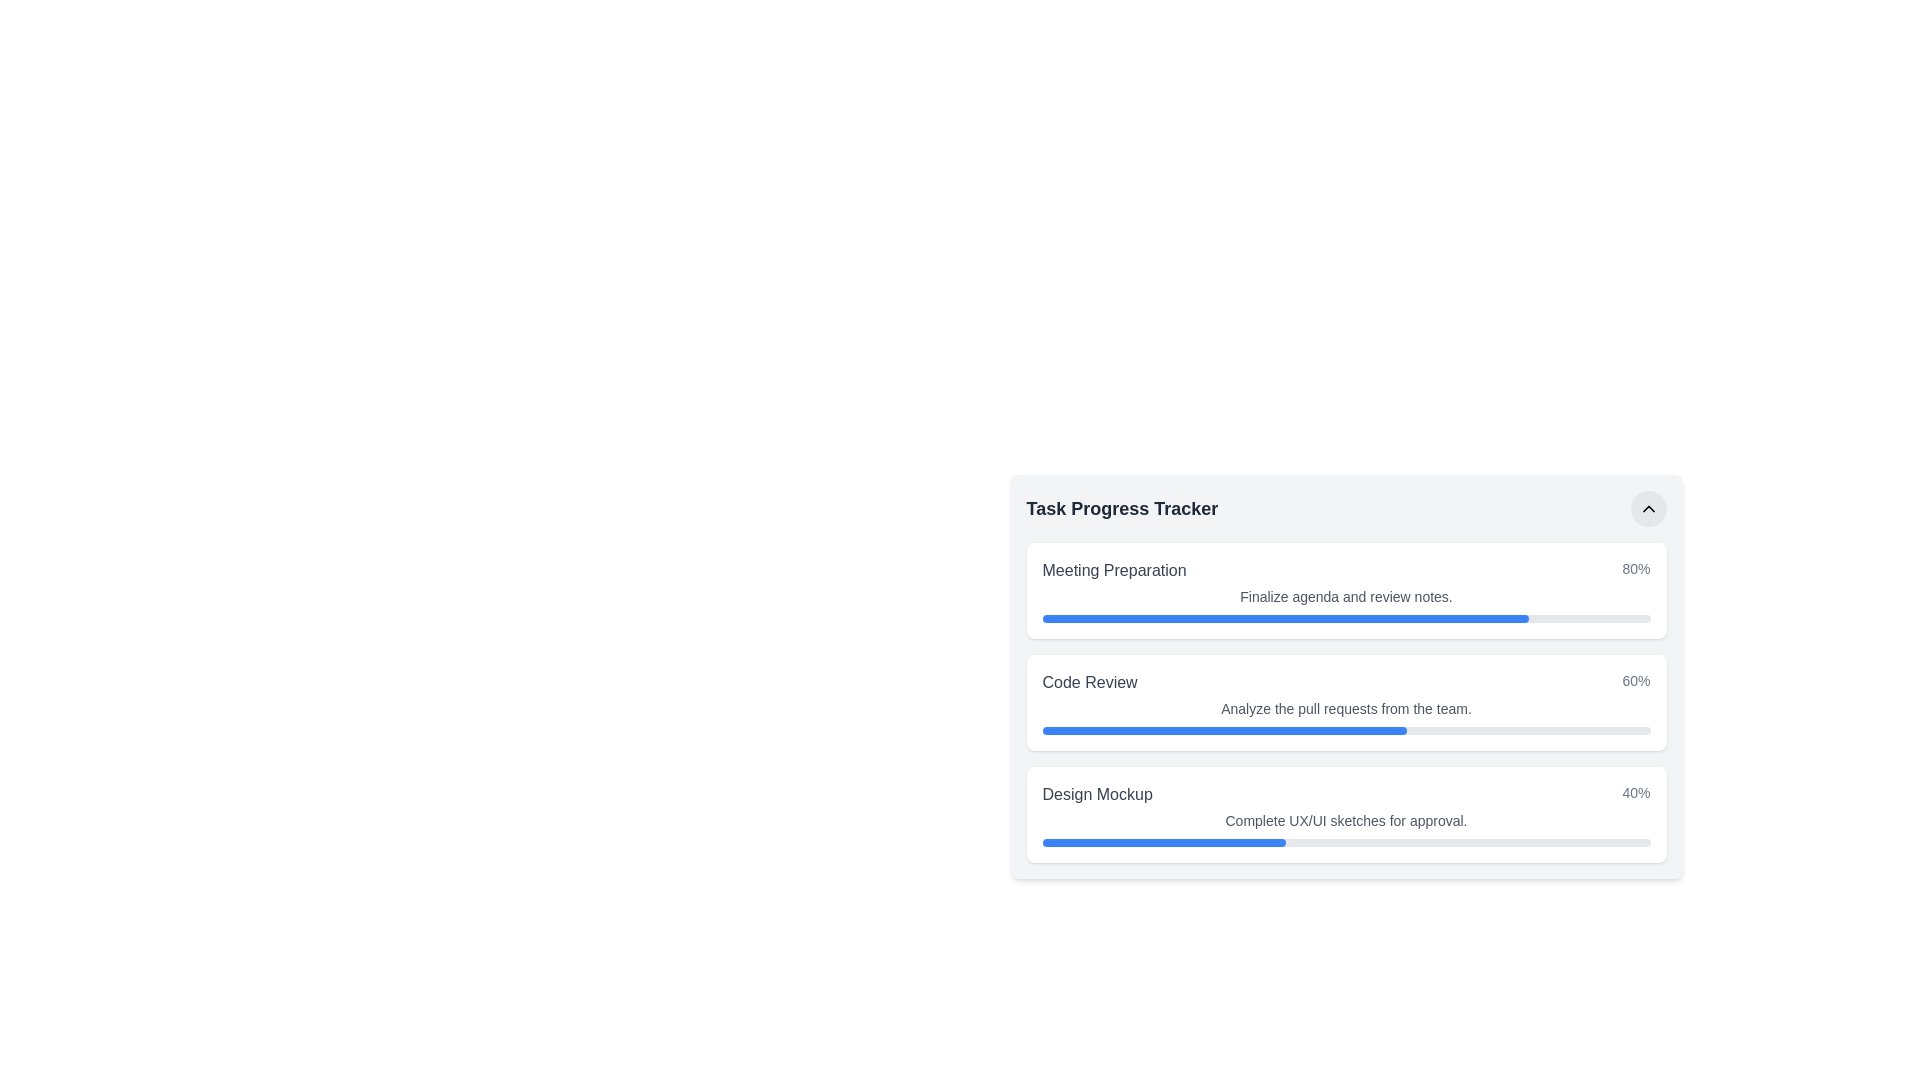 This screenshot has height=1080, width=1920. What do you see at coordinates (1346, 589) in the screenshot?
I see `the first task card in the 'Task Progress Tracker'` at bounding box center [1346, 589].